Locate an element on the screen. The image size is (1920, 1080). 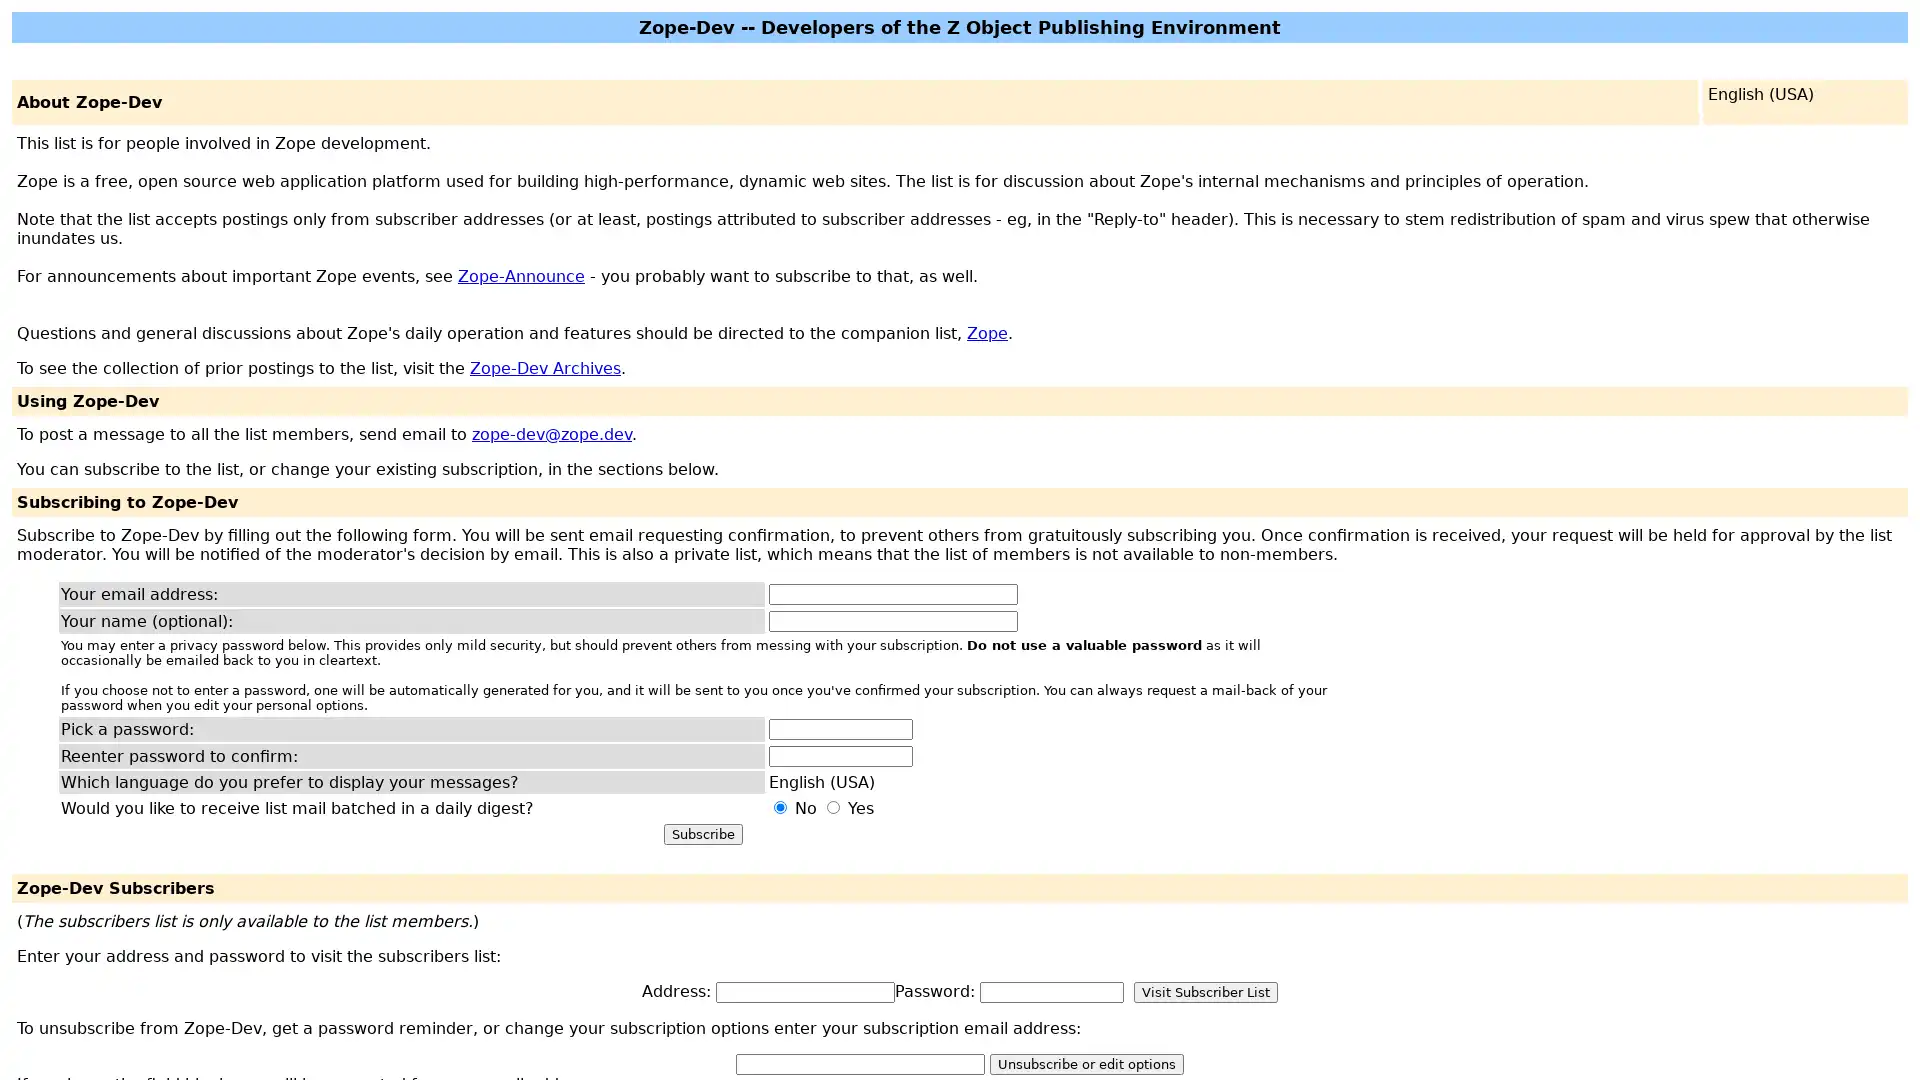
Unsubscribe or edit options is located at coordinates (1085, 1063).